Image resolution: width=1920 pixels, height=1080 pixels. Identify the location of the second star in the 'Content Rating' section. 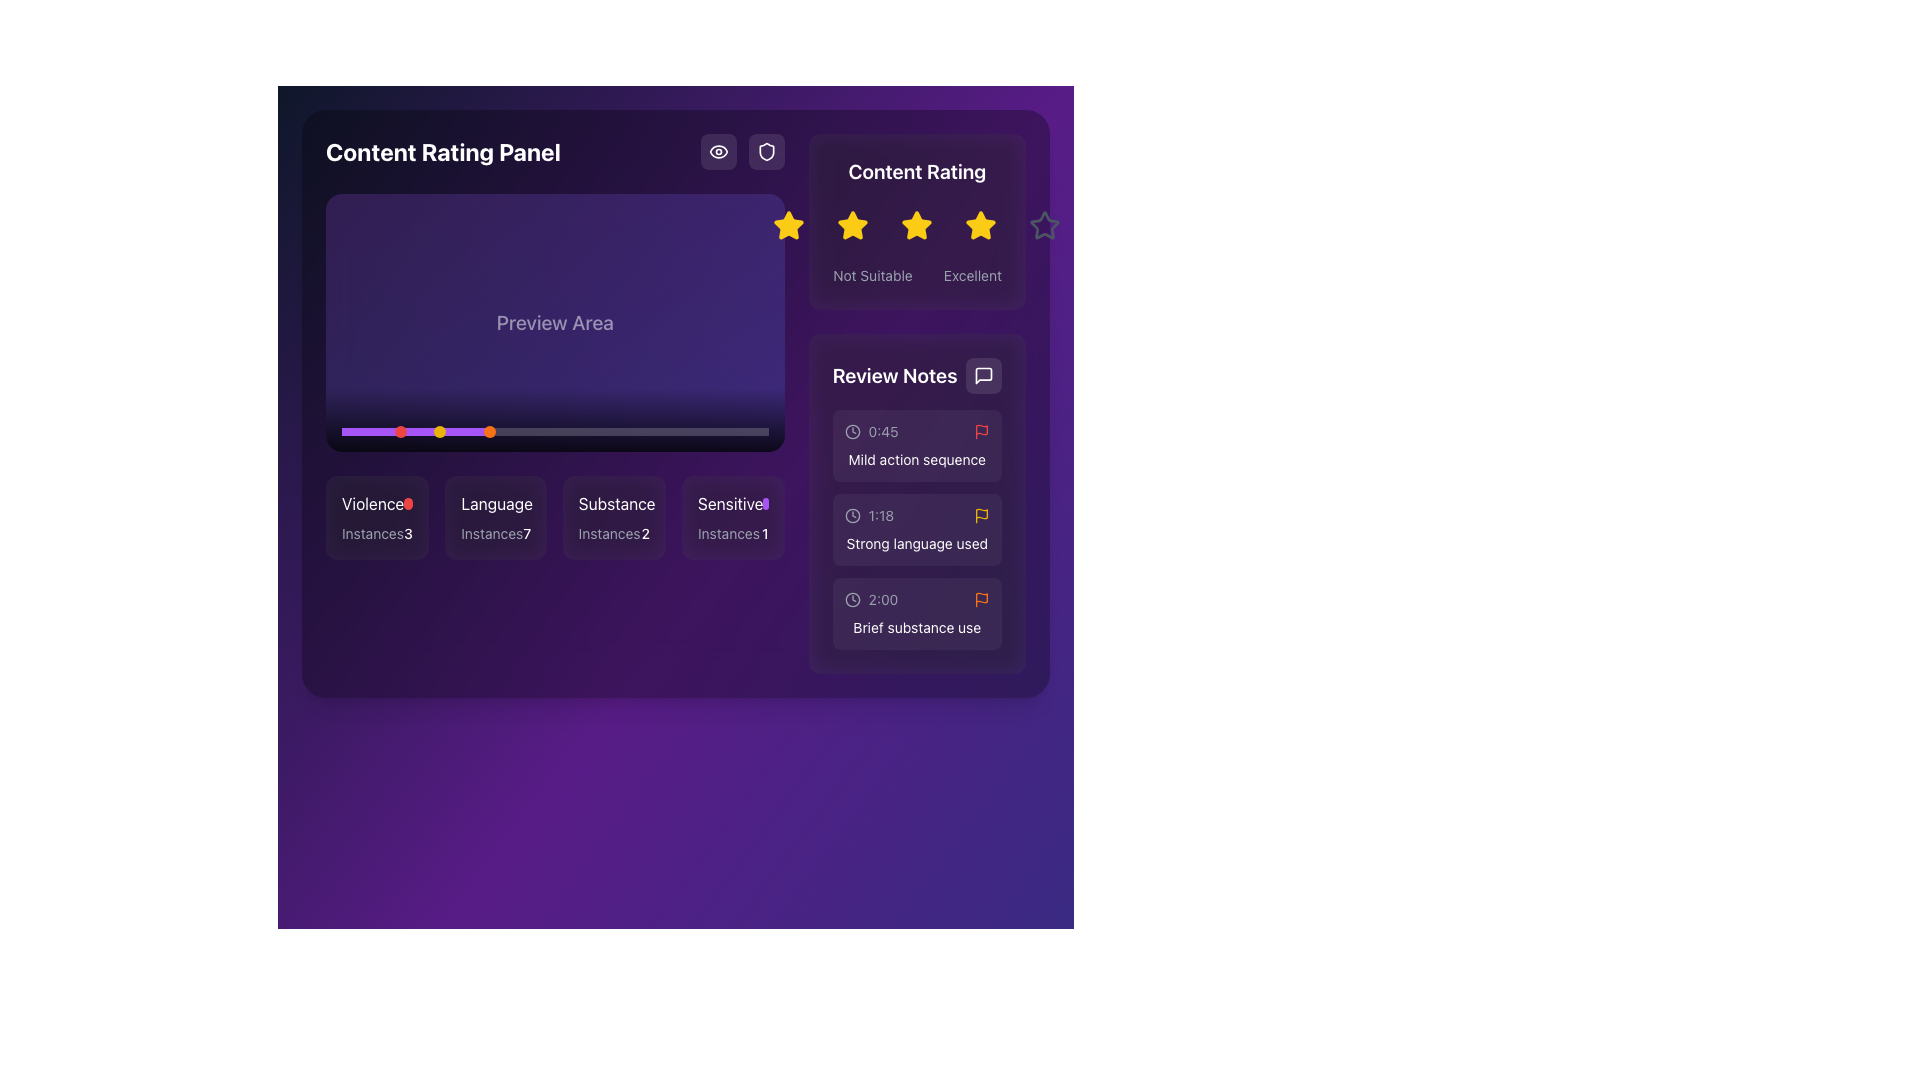
(916, 225).